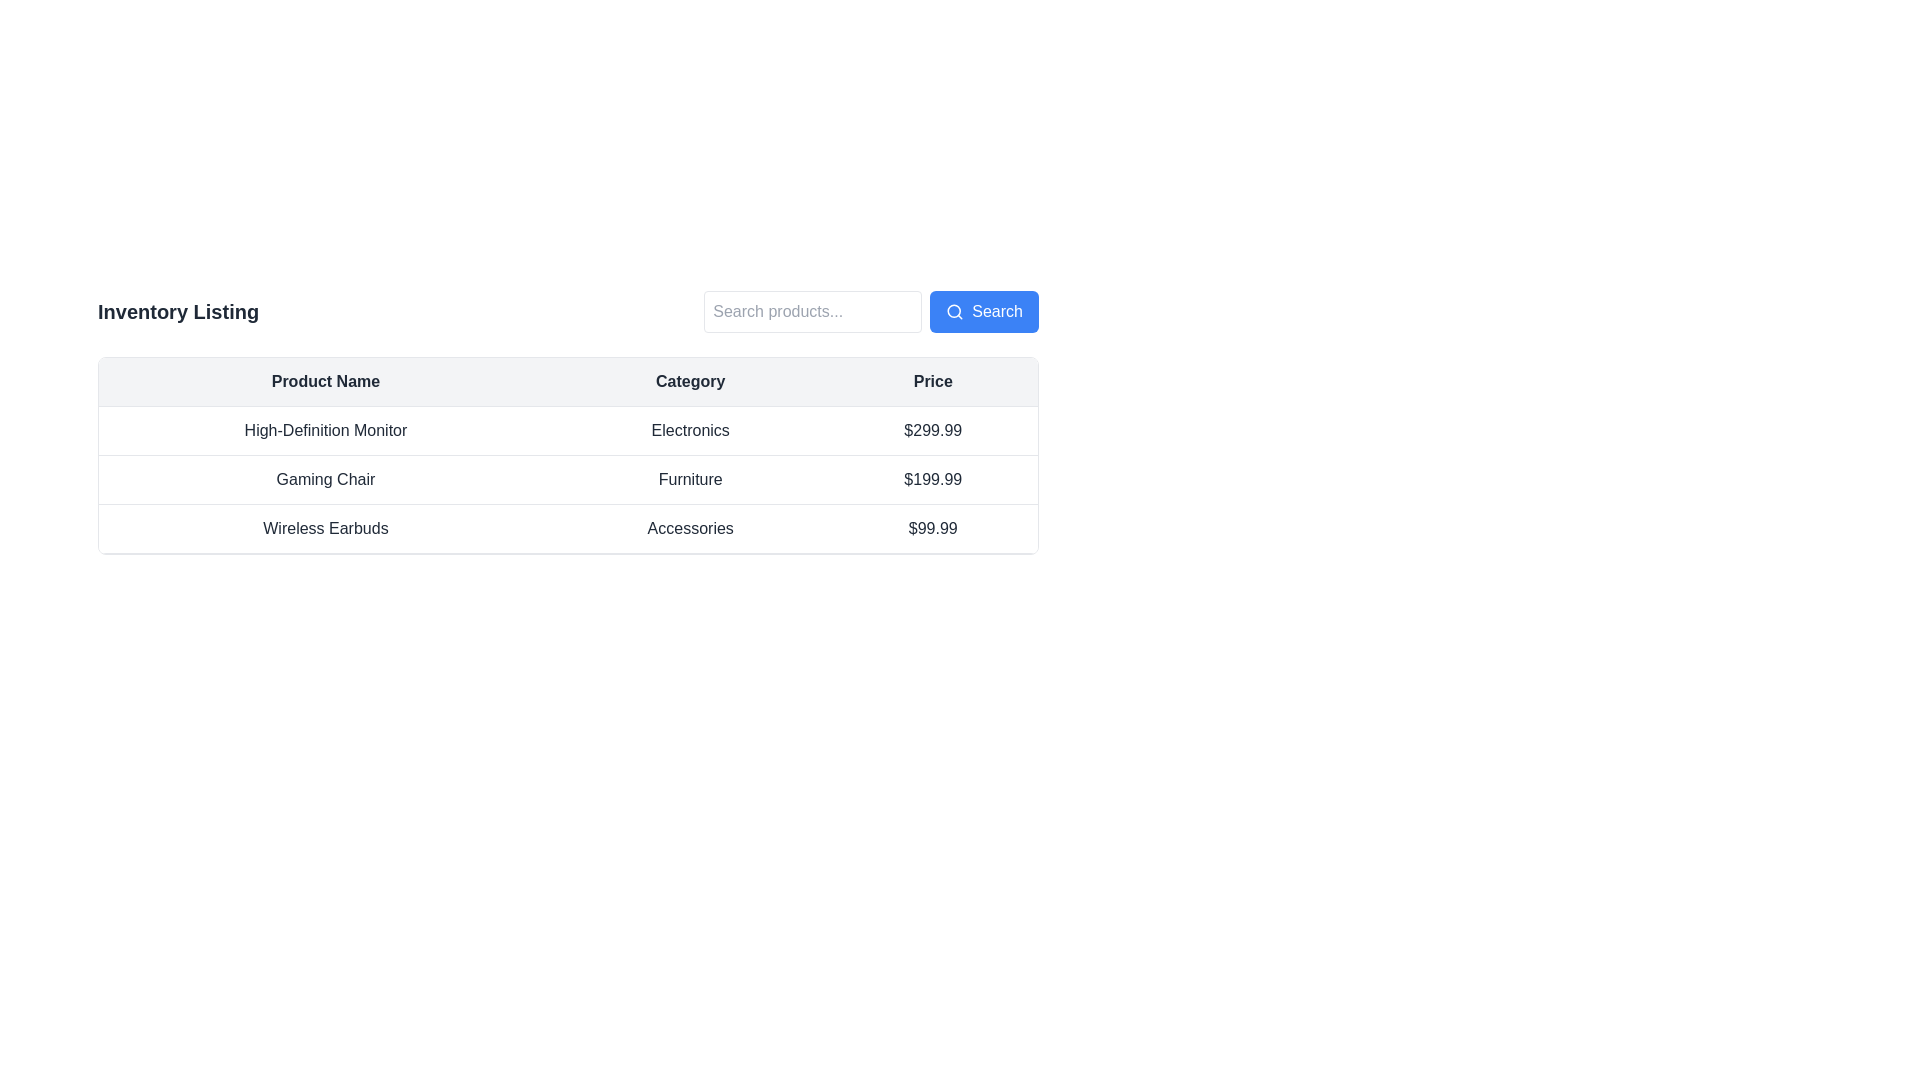 The width and height of the screenshot is (1920, 1080). I want to click on the second row of the table, which displays details of listed products, so click(567, 455).